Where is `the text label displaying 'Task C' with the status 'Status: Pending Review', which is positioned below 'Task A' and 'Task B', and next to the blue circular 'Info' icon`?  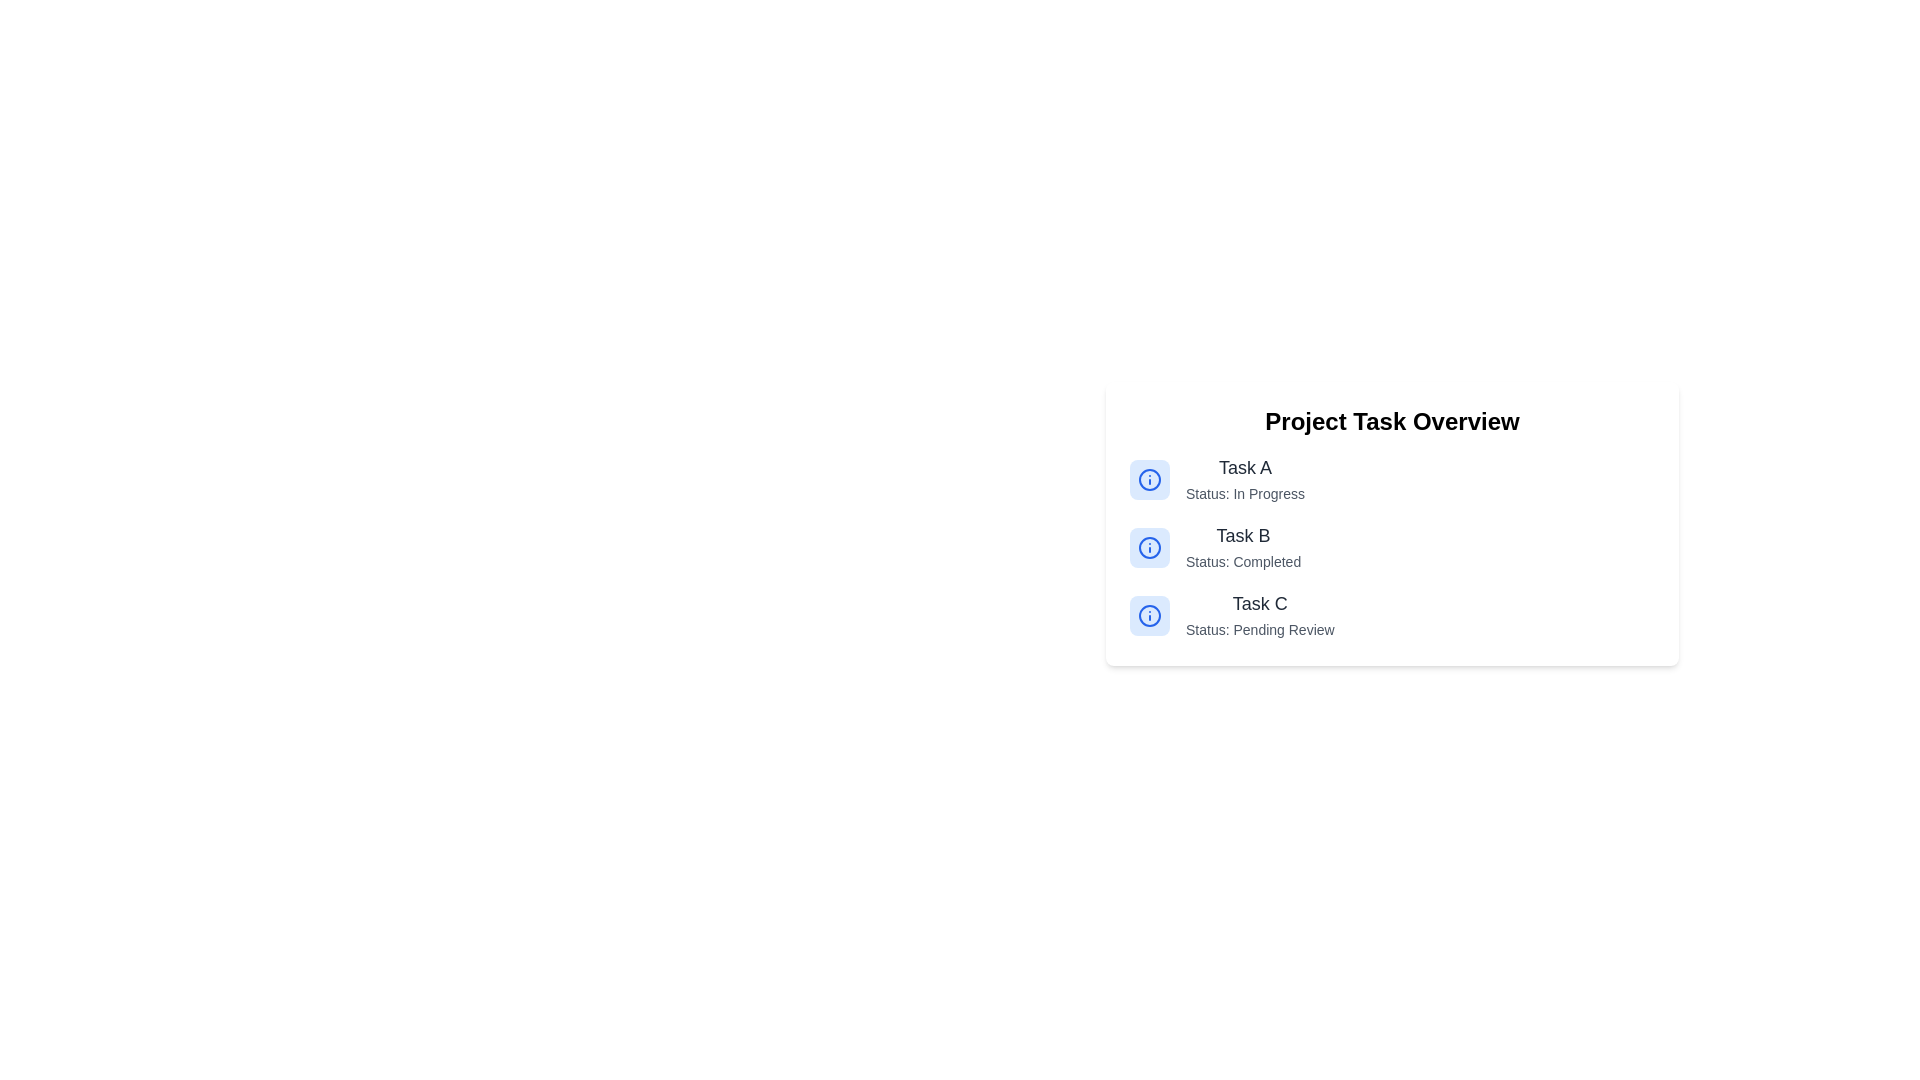 the text label displaying 'Task C' with the status 'Status: Pending Review', which is positioned below 'Task A' and 'Task B', and next to the blue circular 'Info' icon is located at coordinates (1259, 615).